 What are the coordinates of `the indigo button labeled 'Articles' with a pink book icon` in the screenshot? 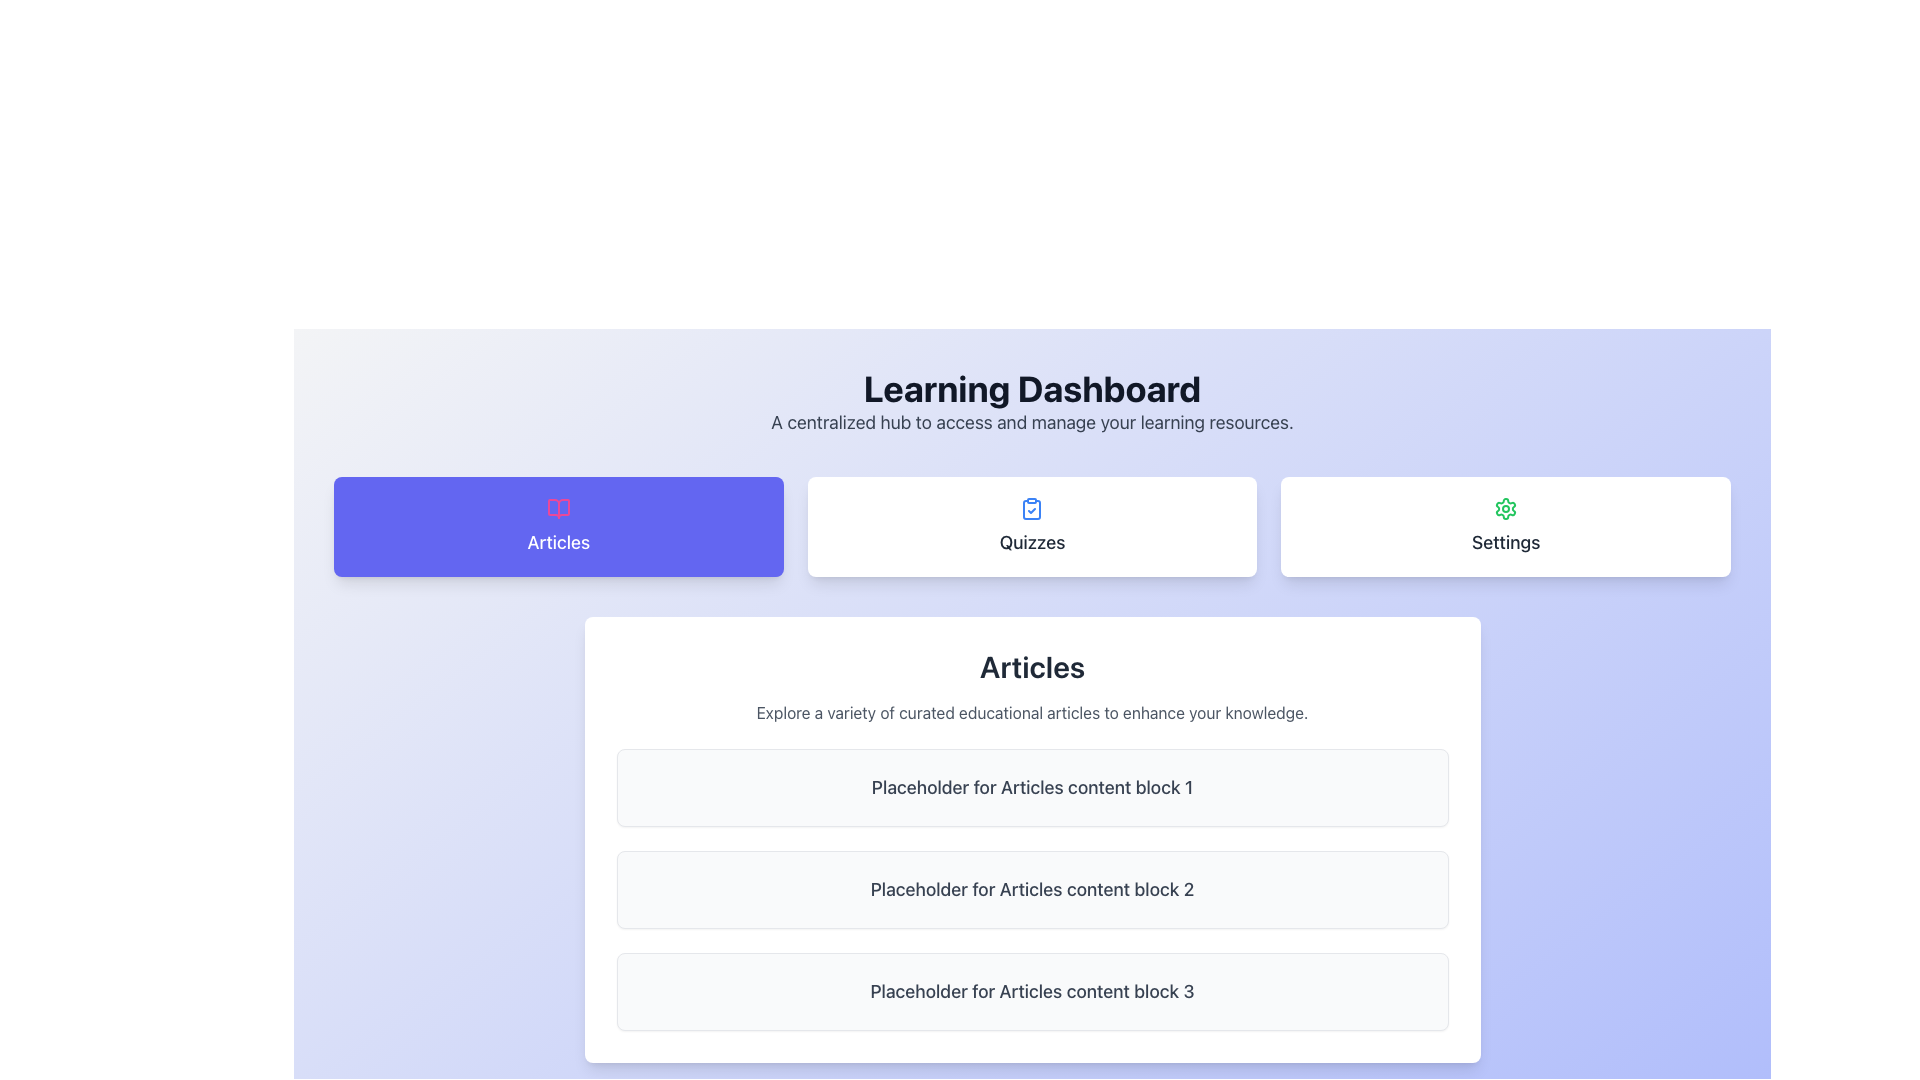 It's located at (558, 526).